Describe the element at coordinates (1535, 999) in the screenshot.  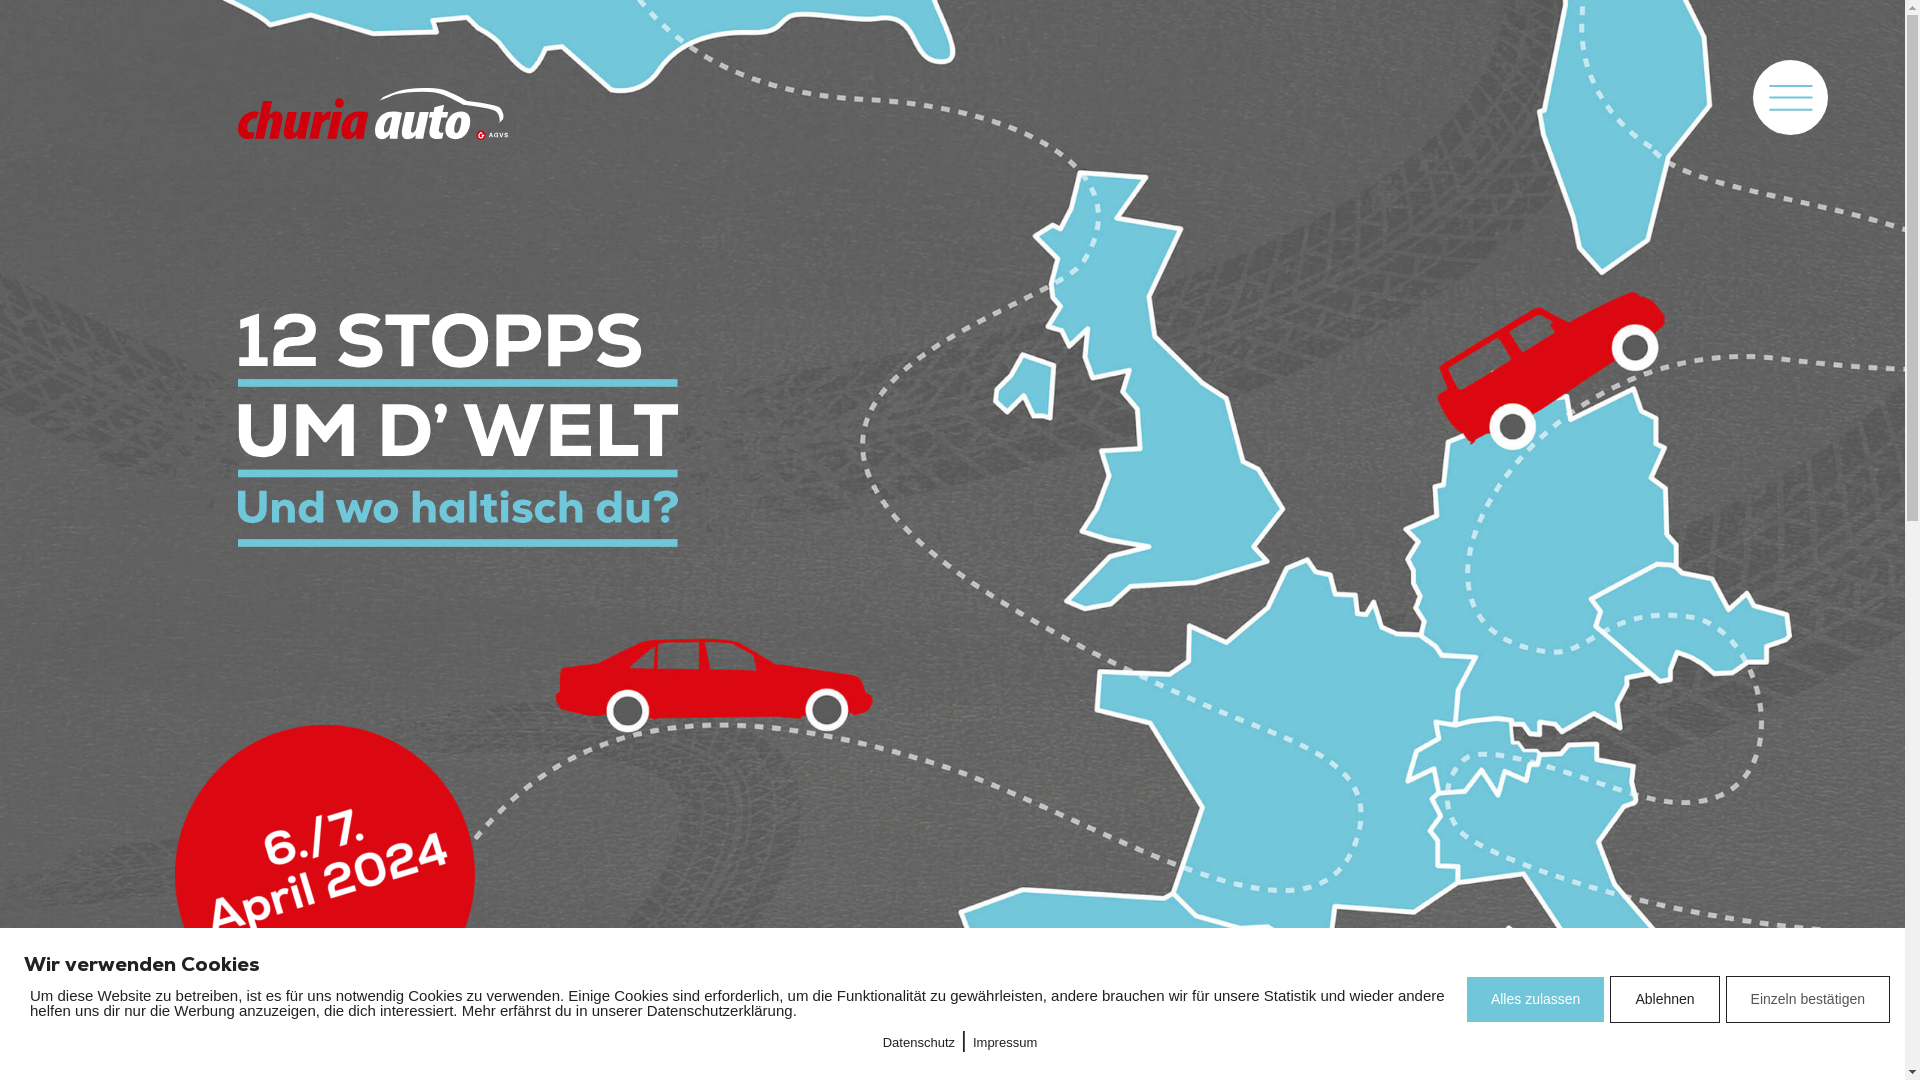
I see `'Alles zulassen'` at that location.